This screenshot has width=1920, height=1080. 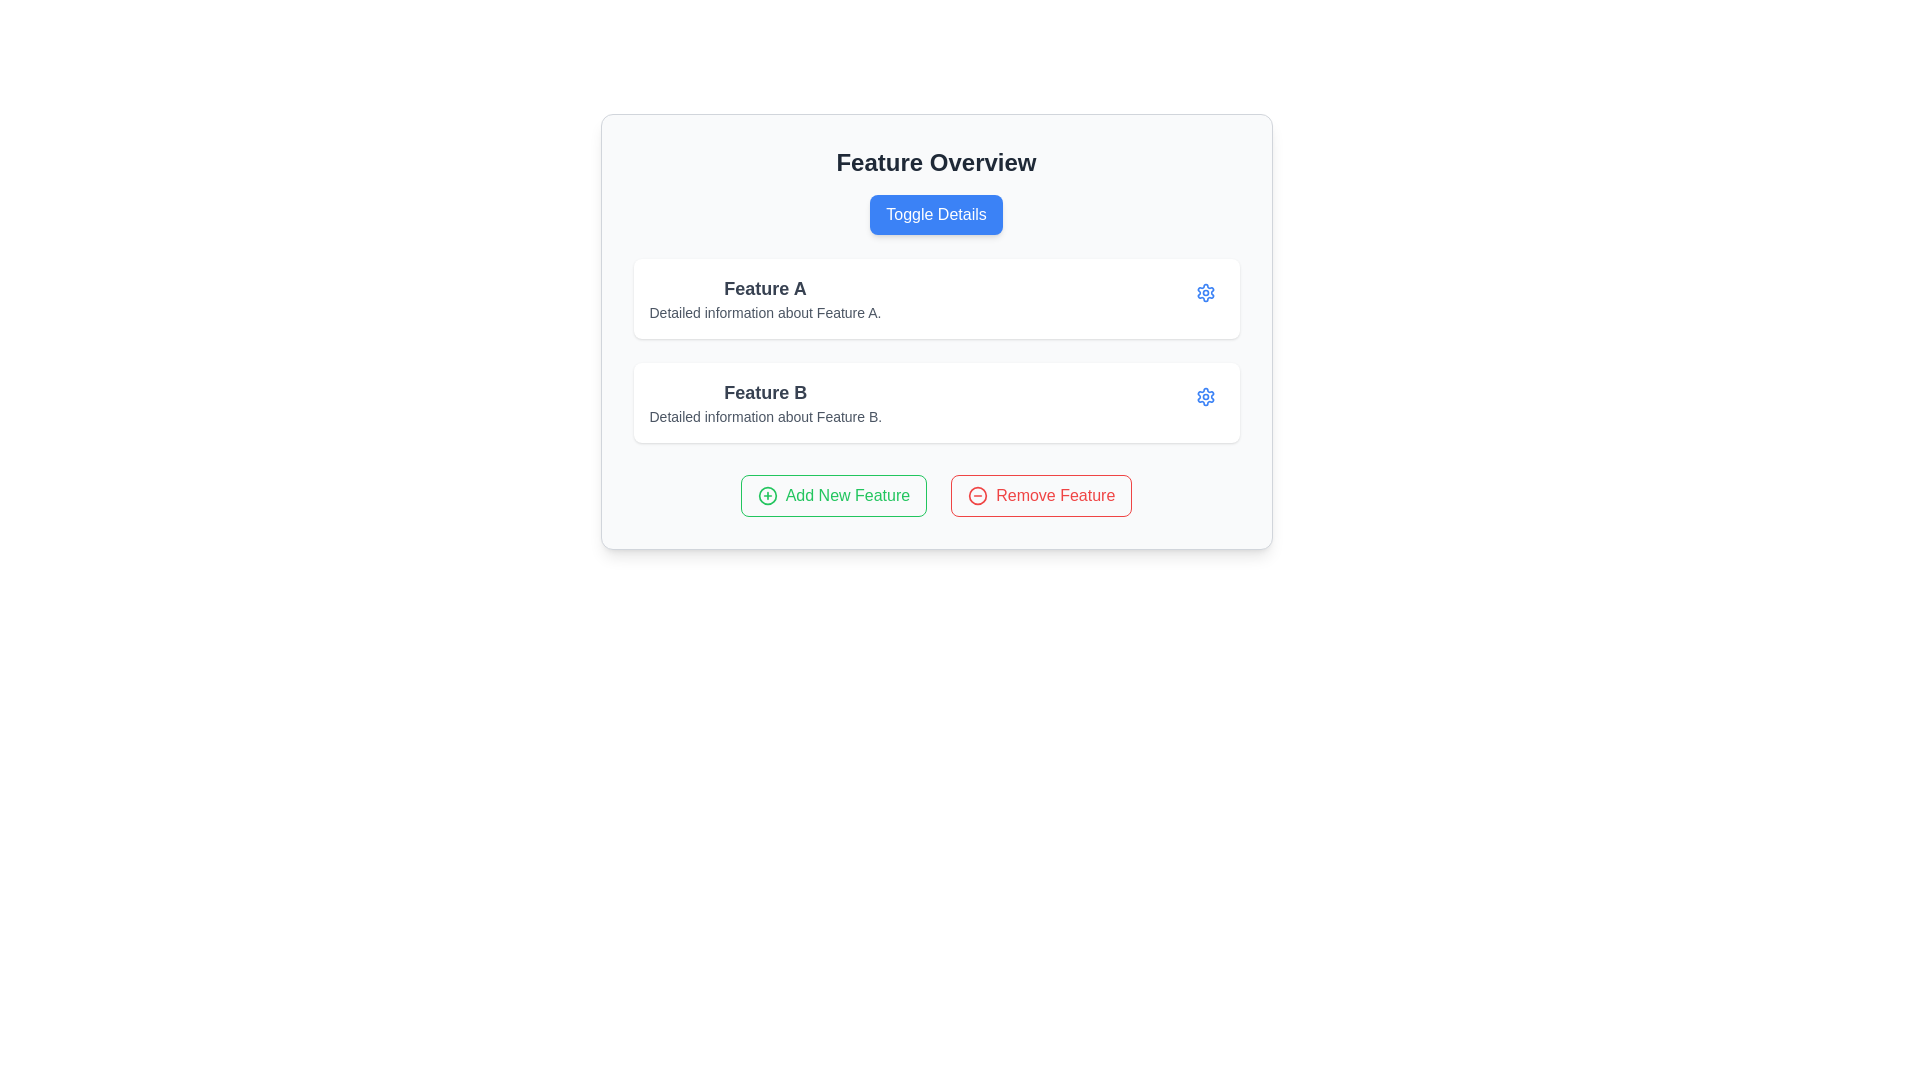 I want to click on the 'Add New Feature' icon, which is represented by an SVG circle with a '+' symbol, located at the center of the green-bordered button at the bottom left of the displayed area, so click(x=766, y=495).